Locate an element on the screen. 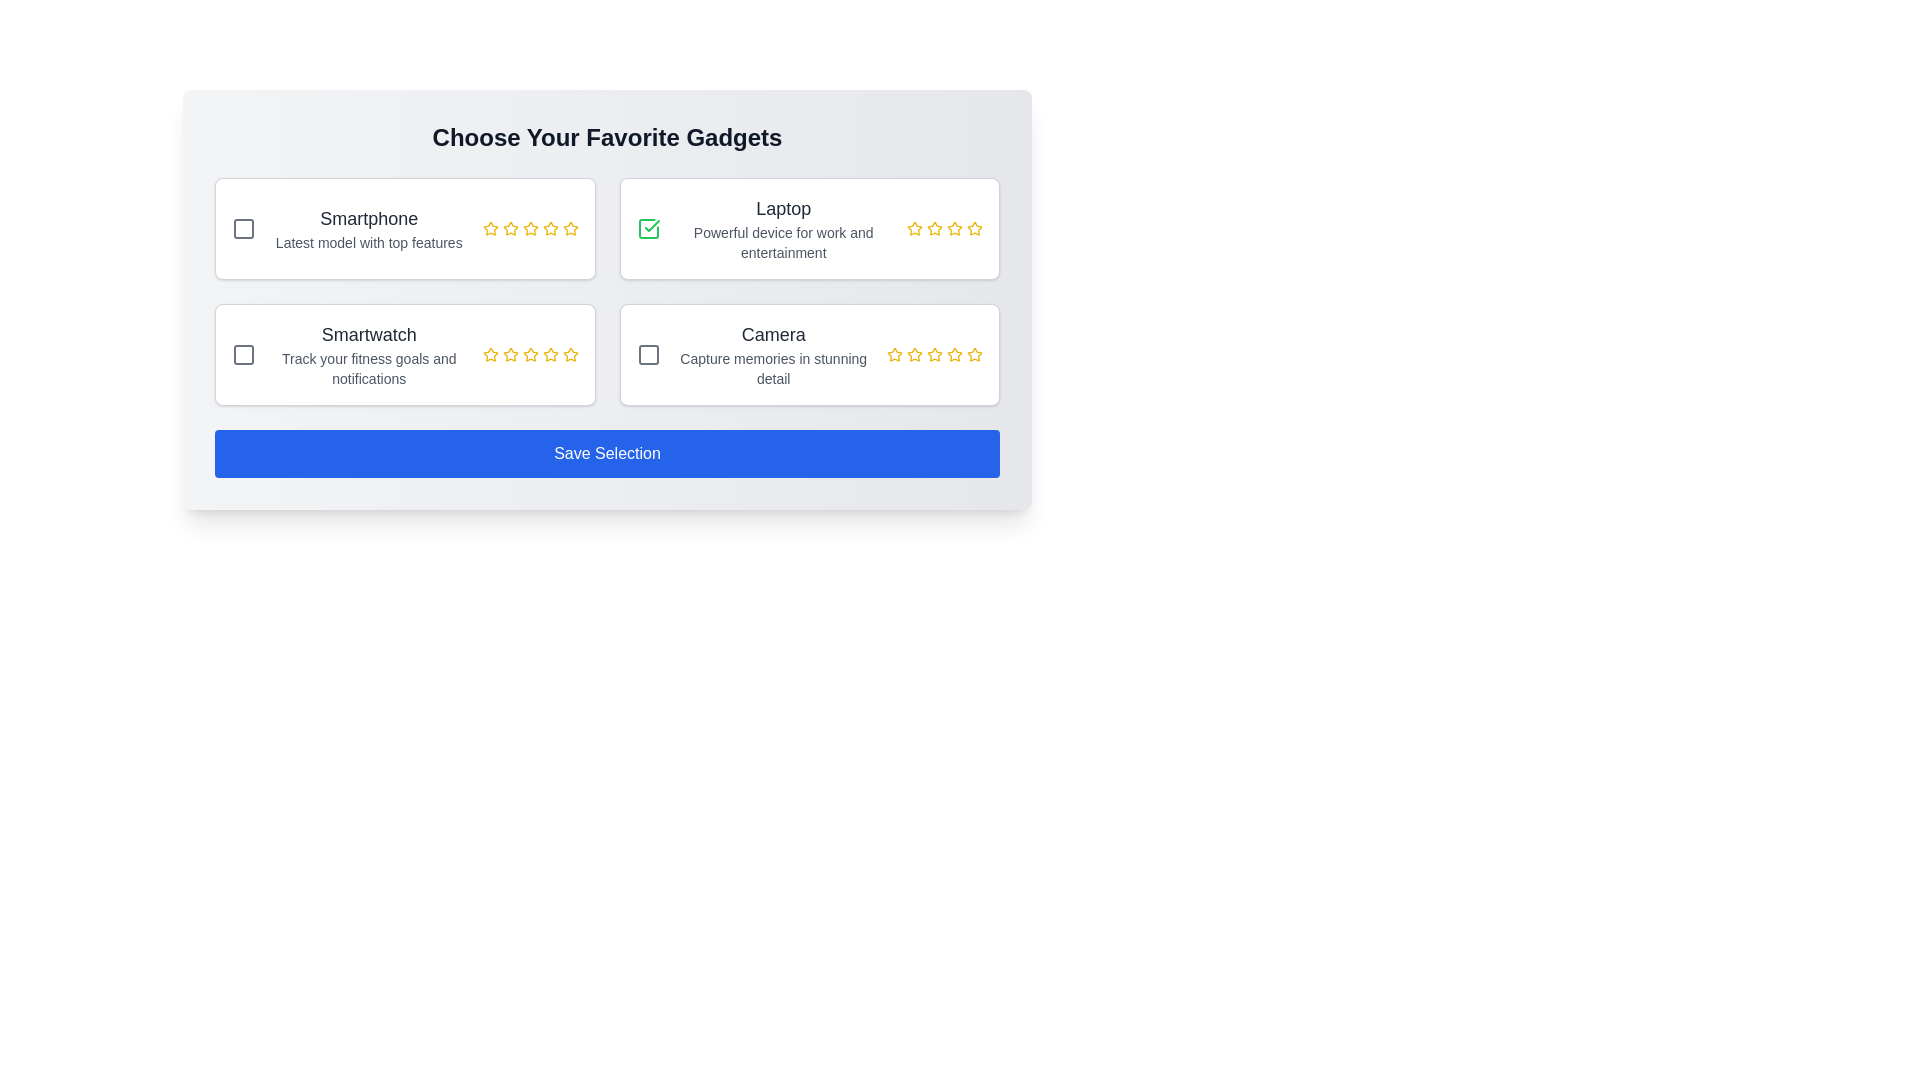 The image size is (1920, 1080). the third star in the sequence of five star-shaped icons located near the top-right of the 'Smartphone' content box is located at coordinates (530, 227).